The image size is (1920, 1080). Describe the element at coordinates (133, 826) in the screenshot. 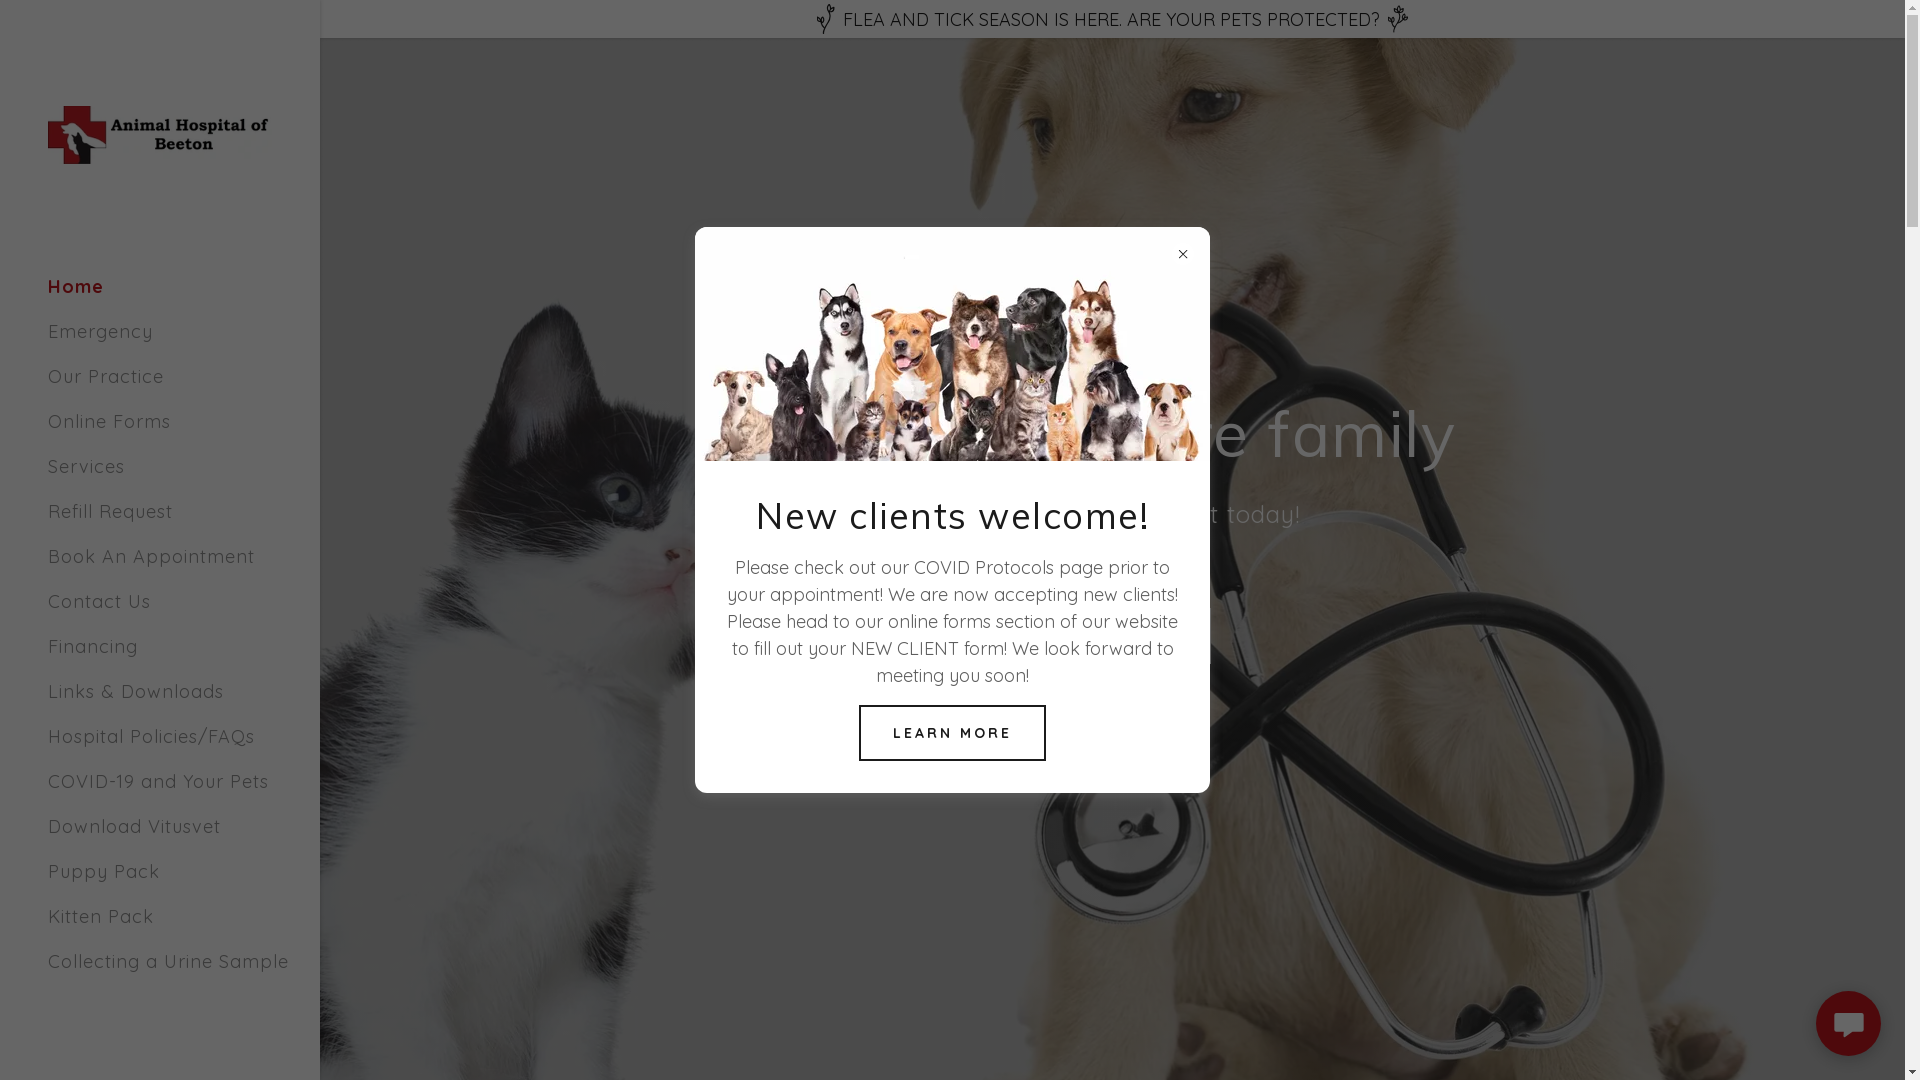

I see `'Download Vitusvet'` at that location.